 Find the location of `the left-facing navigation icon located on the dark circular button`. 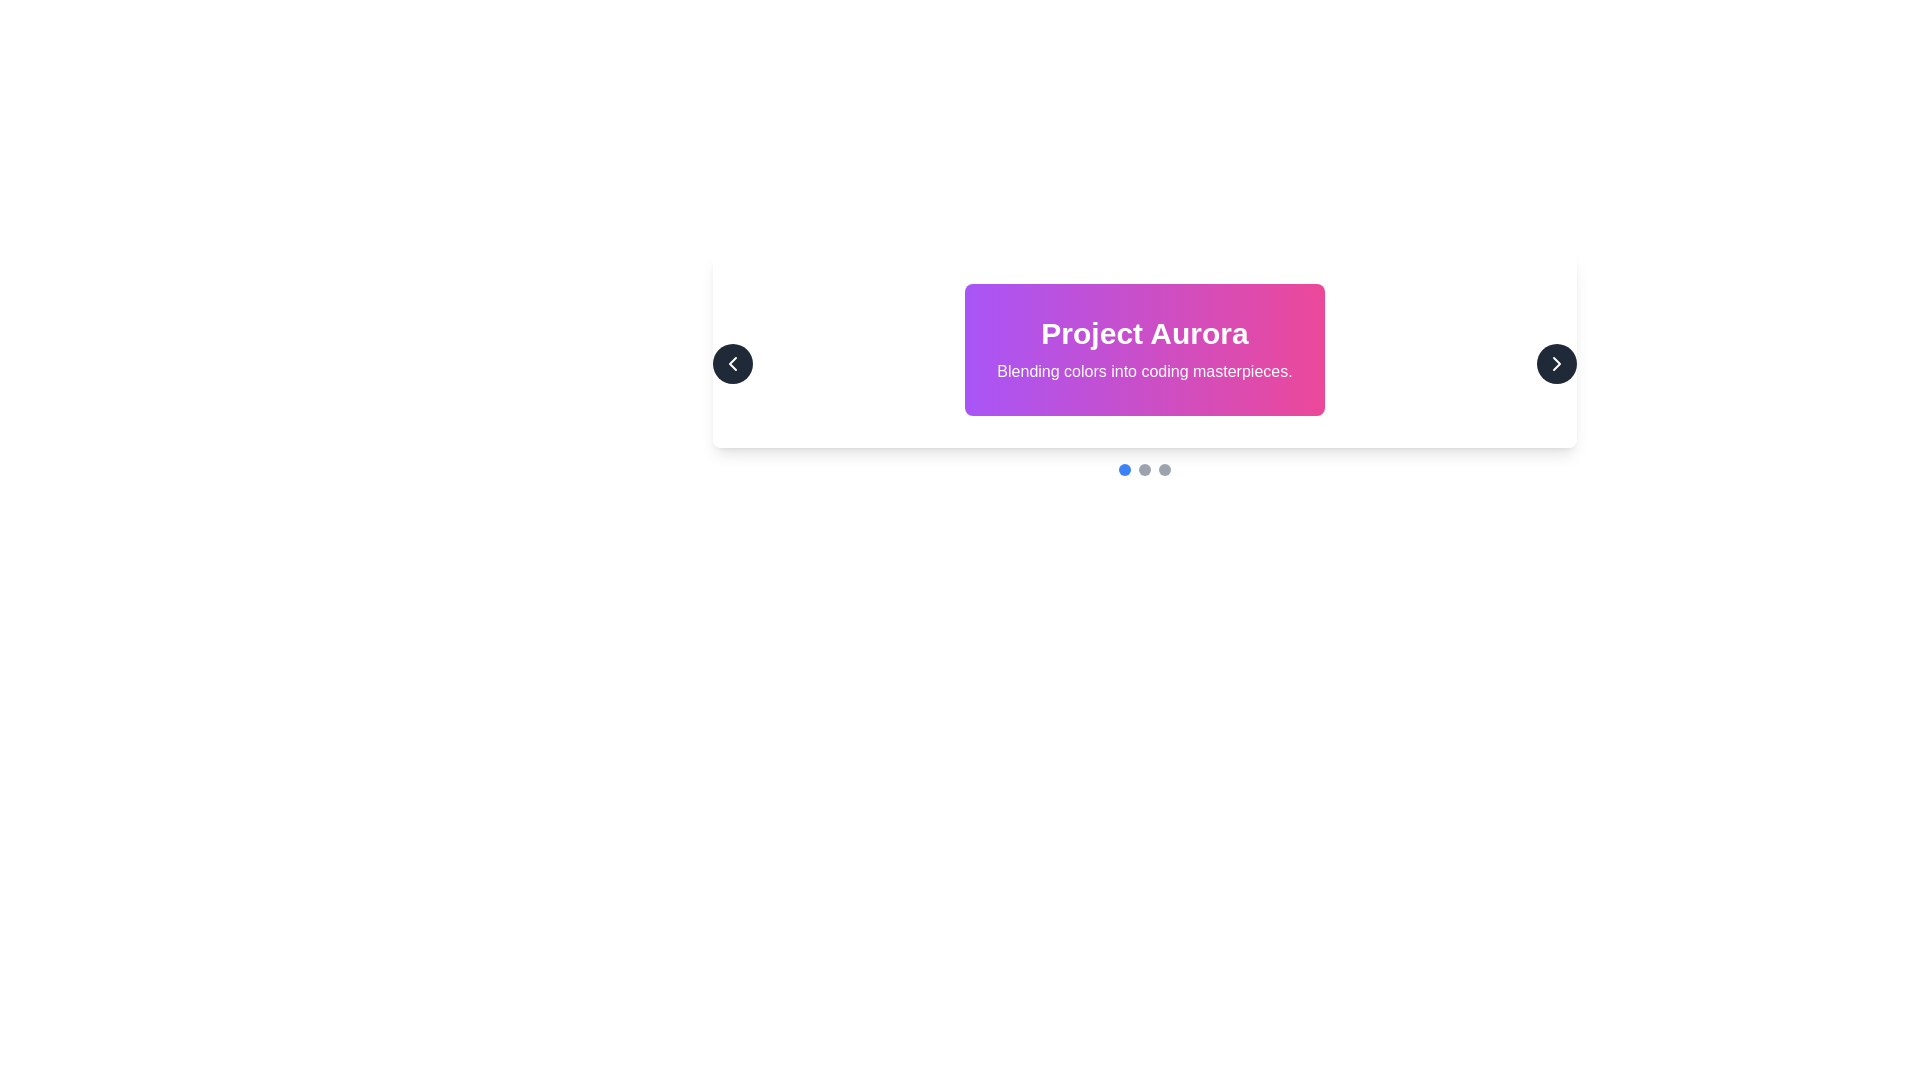

the left-facing navigation icon located on the dark circular button is located at coordinates (732, 363).